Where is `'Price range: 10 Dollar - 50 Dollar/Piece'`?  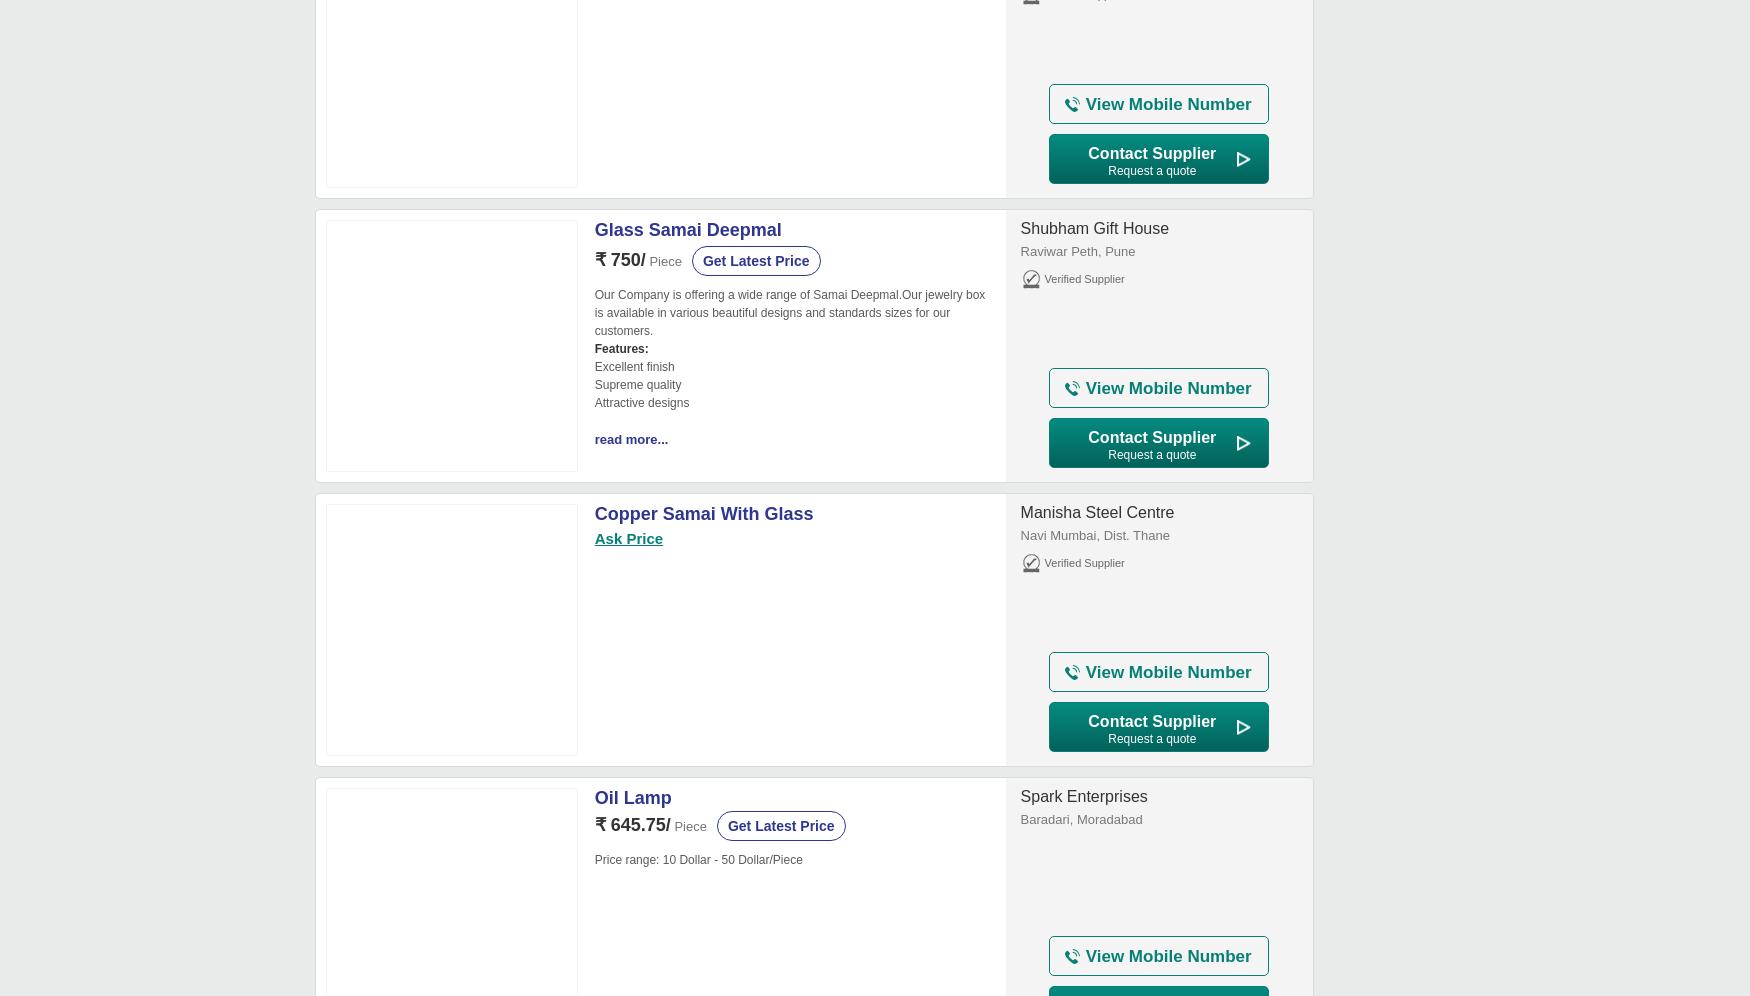 'Price range: 10 Dollar - 50 Dollar/Piece' is located at coordinates (698, 860).